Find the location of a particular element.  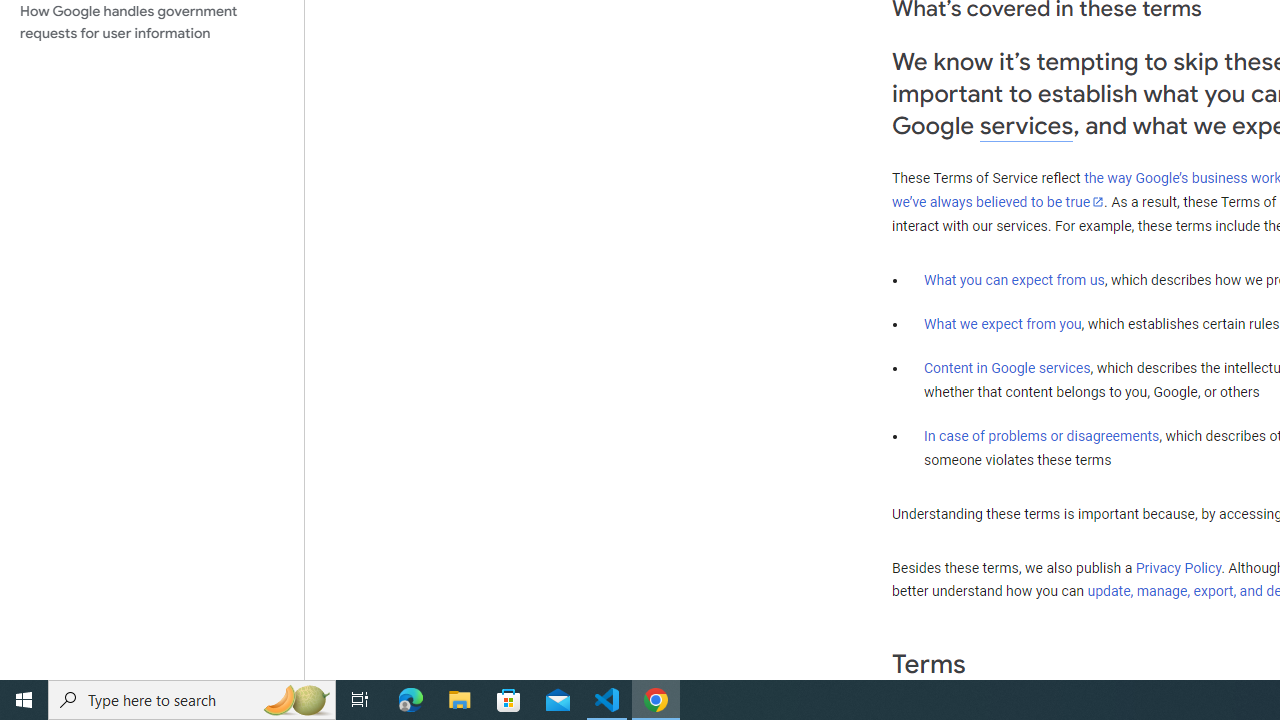

'What you can expect from us' is located at coordinates (1014, 279).